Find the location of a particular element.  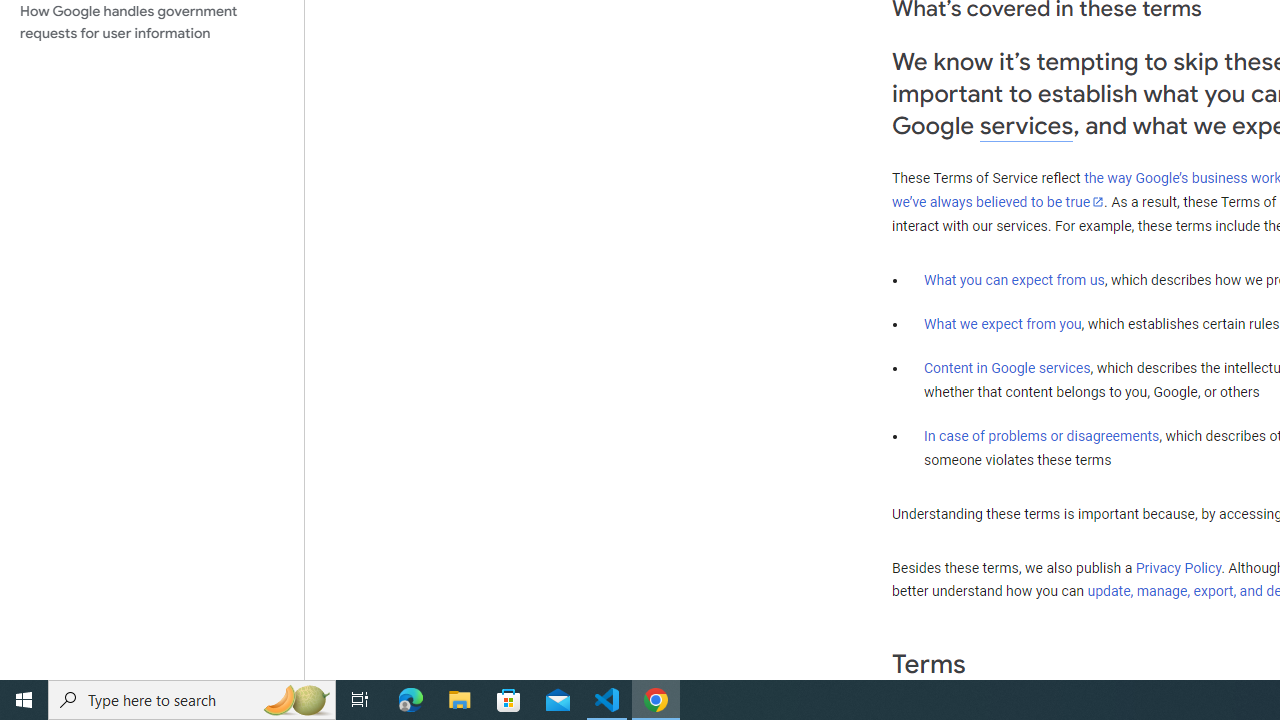

'What you can expect from us' is located at coordinates (1014, 279).